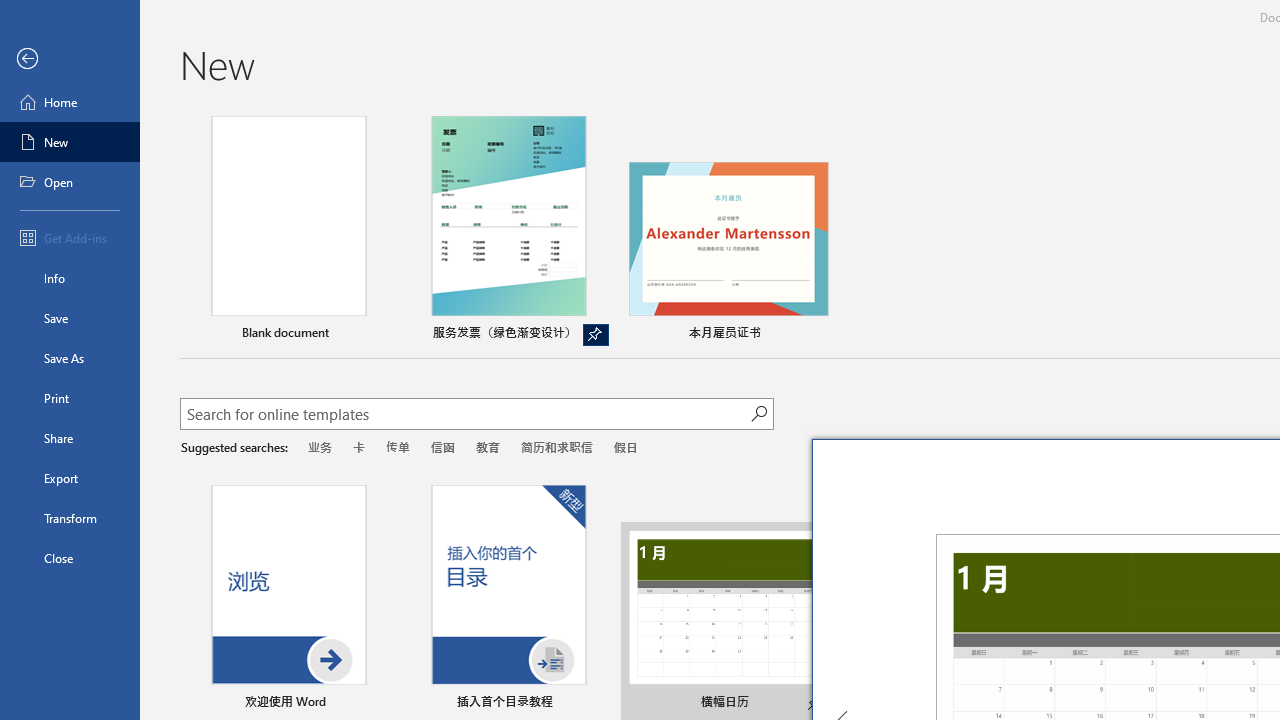 The image size is (1280, 720). What do you see at coordinates (69, 517) in the screenshot?
I see `'Transform'` at bounding box center [69, 517].